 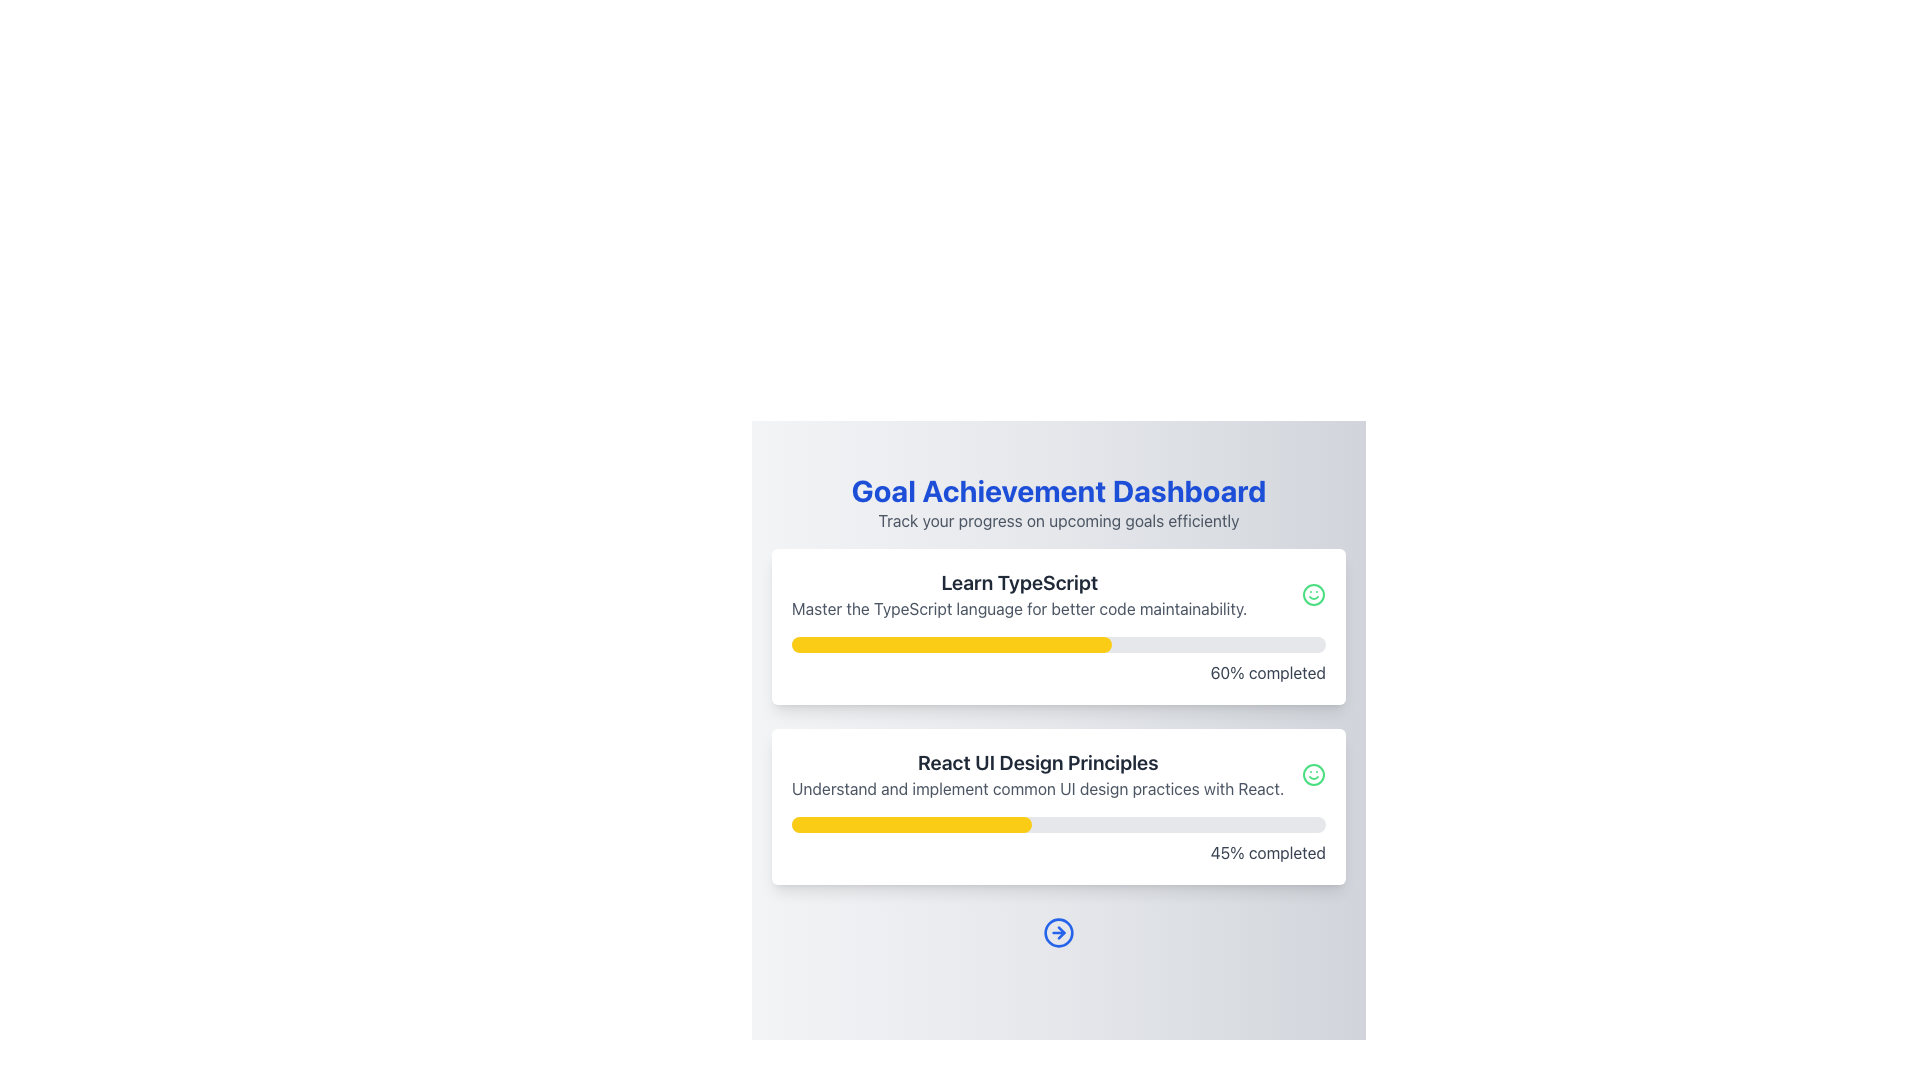 What do you see at coordinates (1058, 593) in the screenshot?
I see `text of the Text block containing 'Learn TypeScript' and 'Master the TypeScript language for better code maintainability.' located in the first card under 'Goal Achievement Dashboard'` at bounding box center [1058, 593].